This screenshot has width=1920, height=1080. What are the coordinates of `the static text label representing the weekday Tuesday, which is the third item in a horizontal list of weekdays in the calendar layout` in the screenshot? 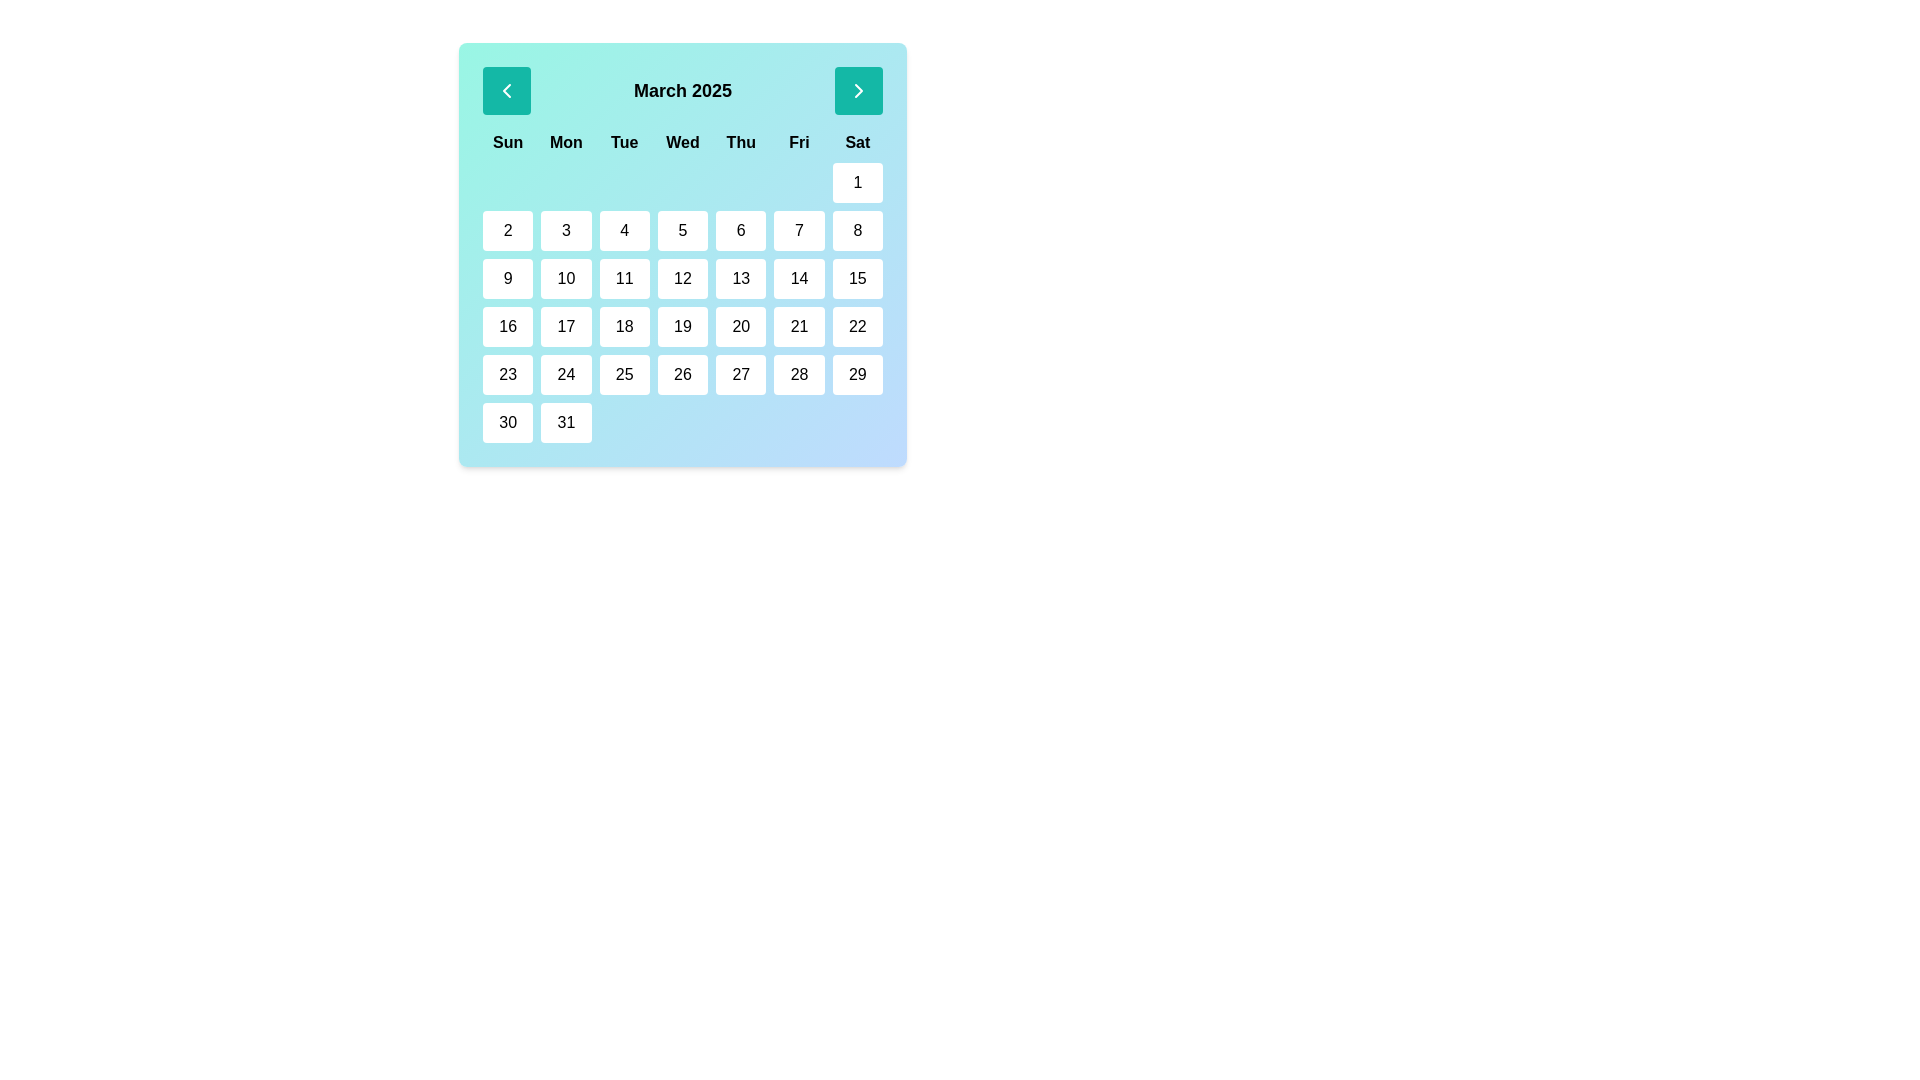 It's located at (623, 141).